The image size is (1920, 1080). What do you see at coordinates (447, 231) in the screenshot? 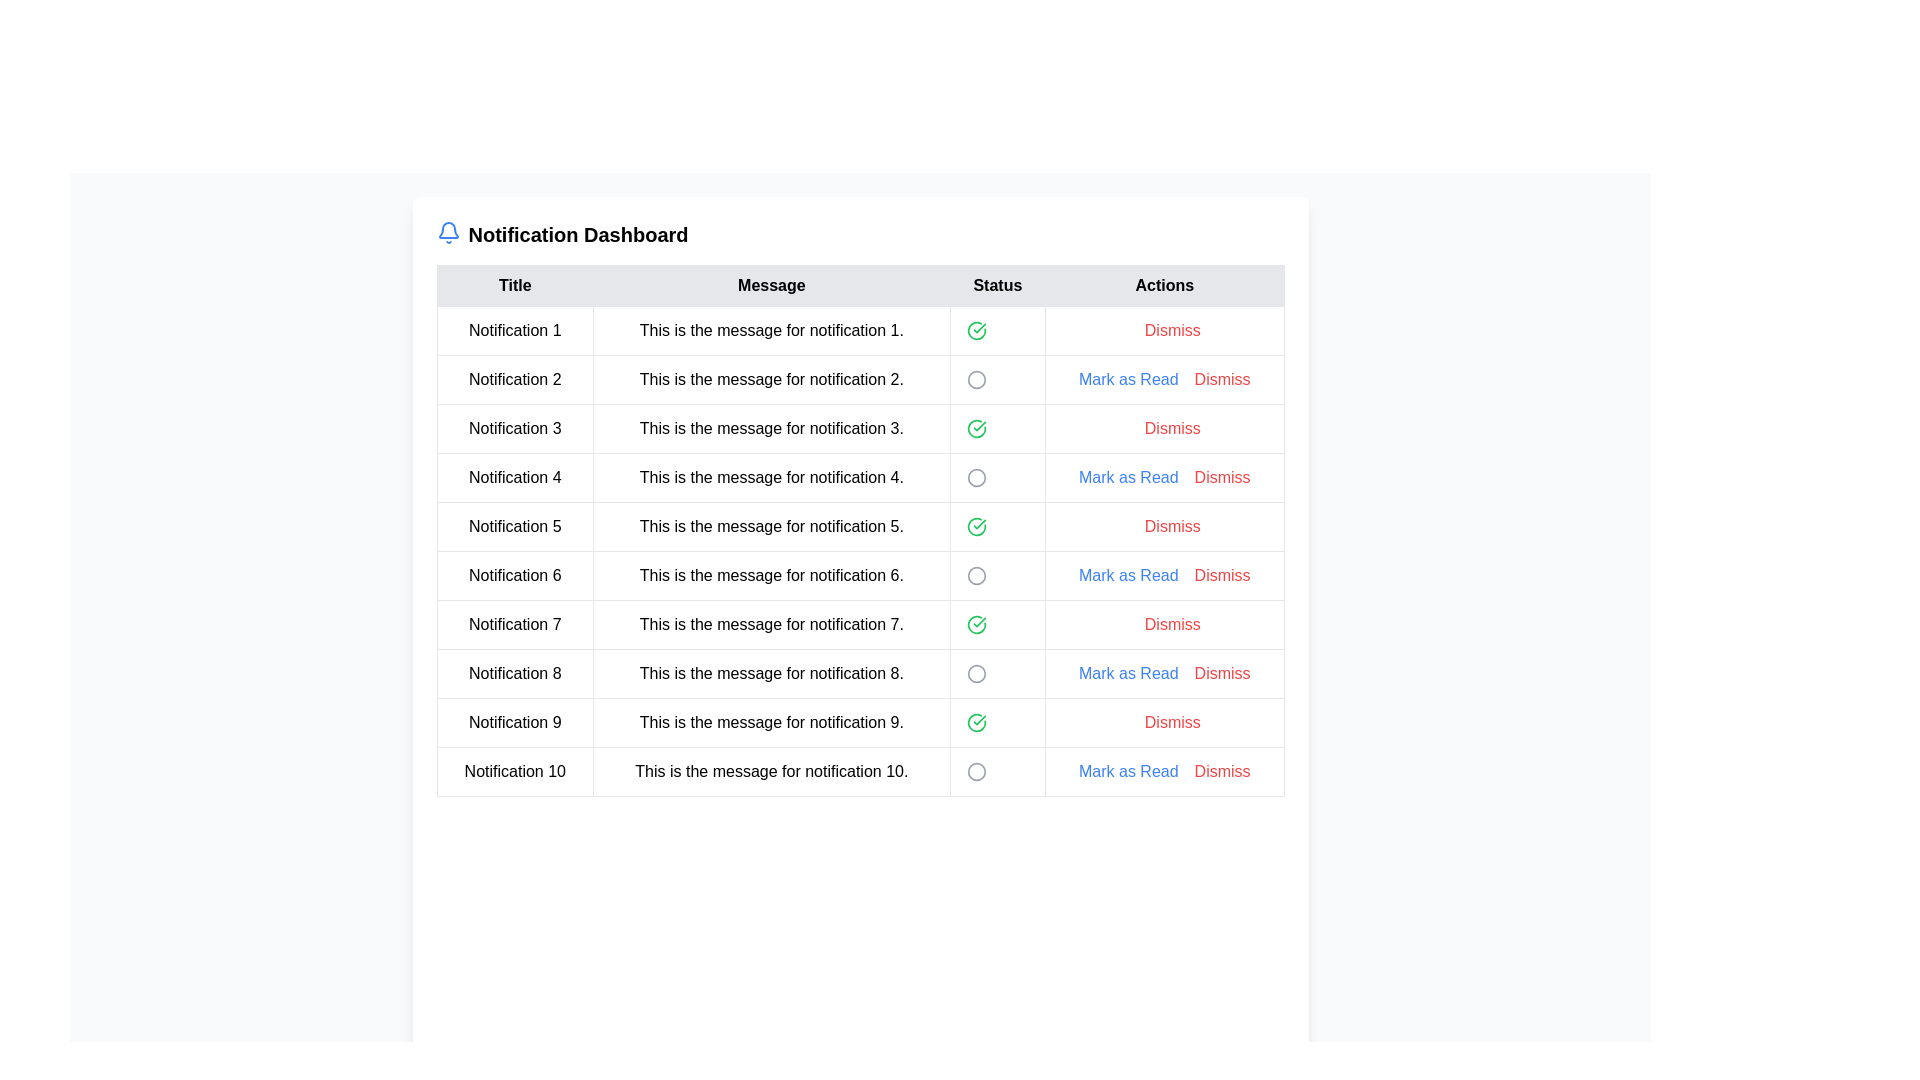
I see `the notification icon located to the left of the 'Notification Dashboard' text in the header section` at bounding box center [447, 231].